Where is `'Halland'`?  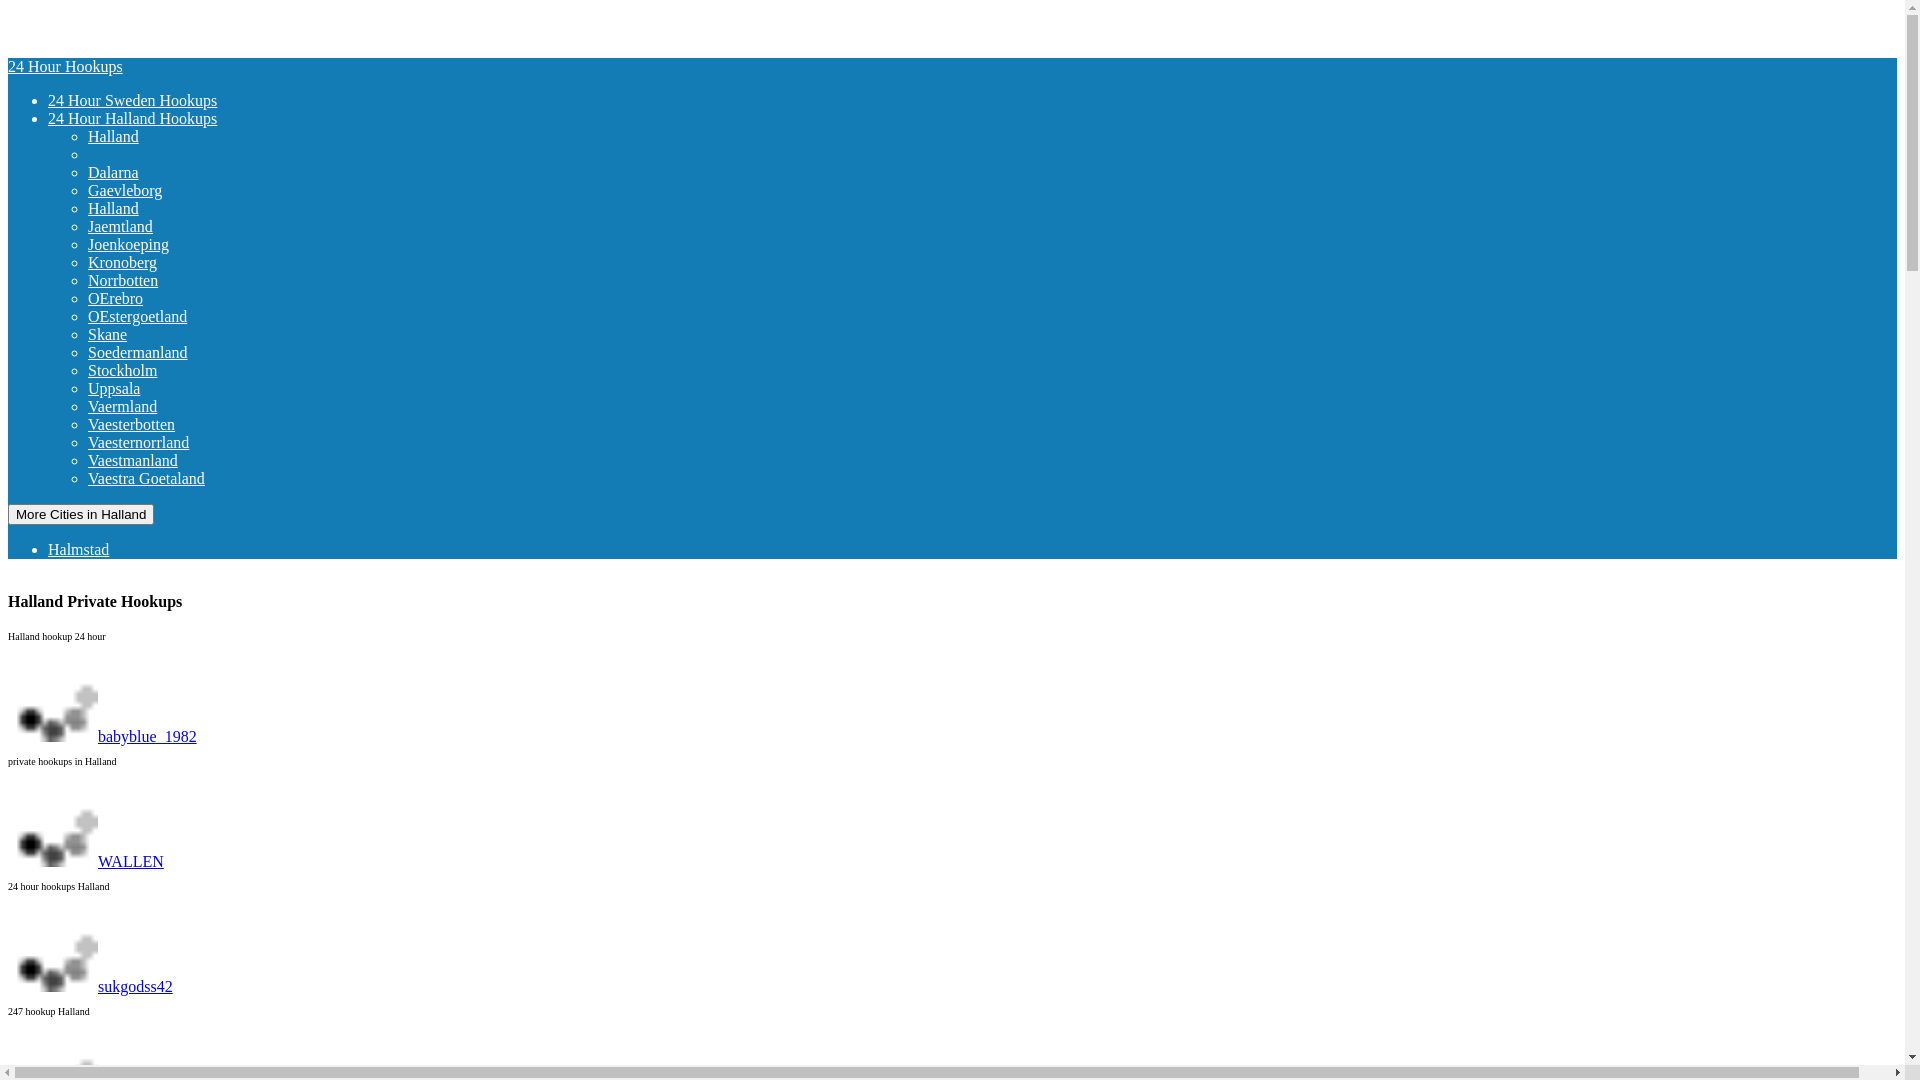
'Halland' is located at coordinates (147, 135).